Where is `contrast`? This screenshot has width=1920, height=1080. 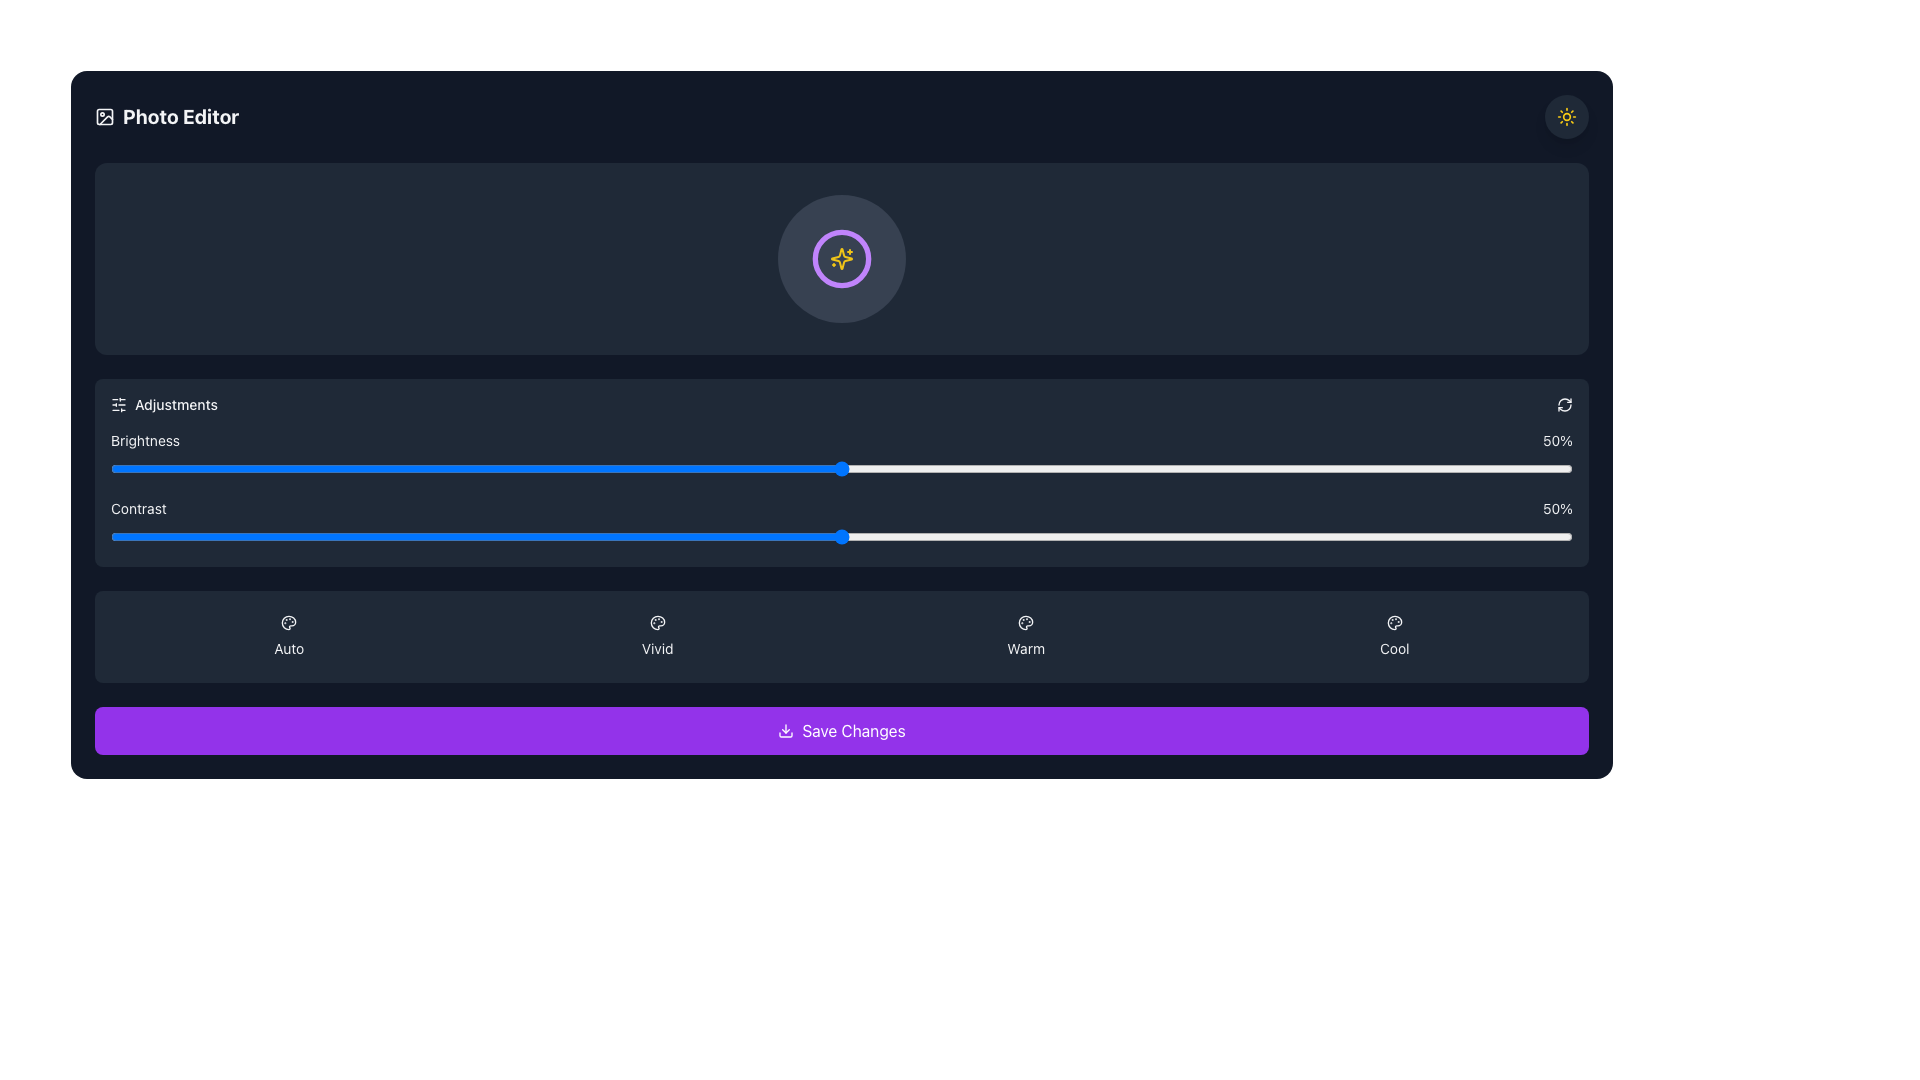 contrast is located at coordinates (431, 535).